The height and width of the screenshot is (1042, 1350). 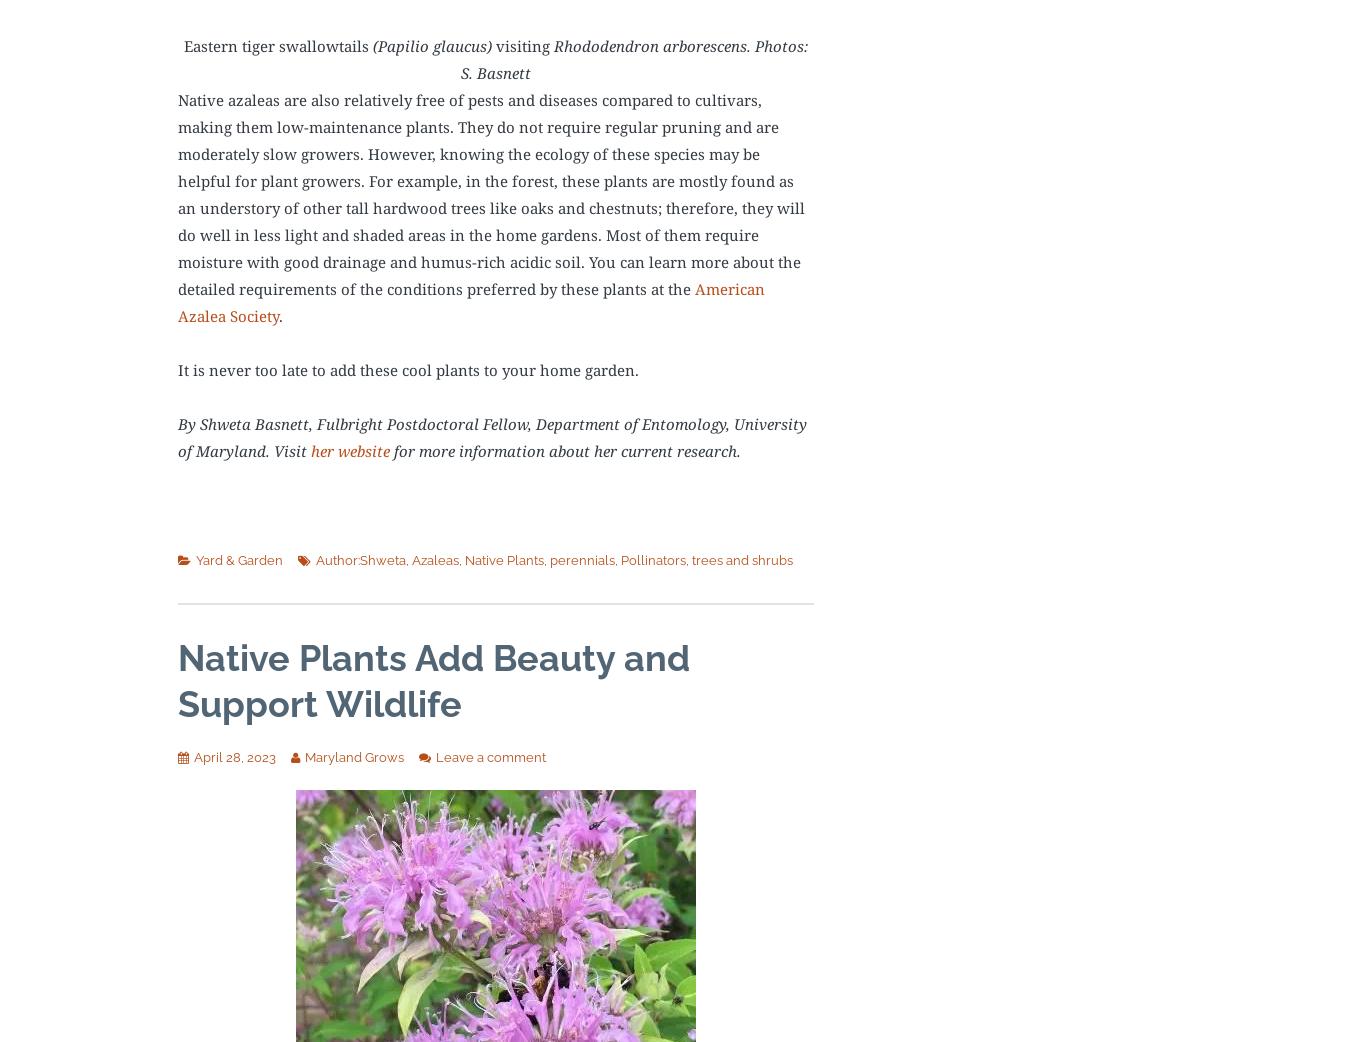 What do you see at coordinates (470, 302) in the screenshot?
I see `'American Azalea Society'` at bounding box center [470, 302].